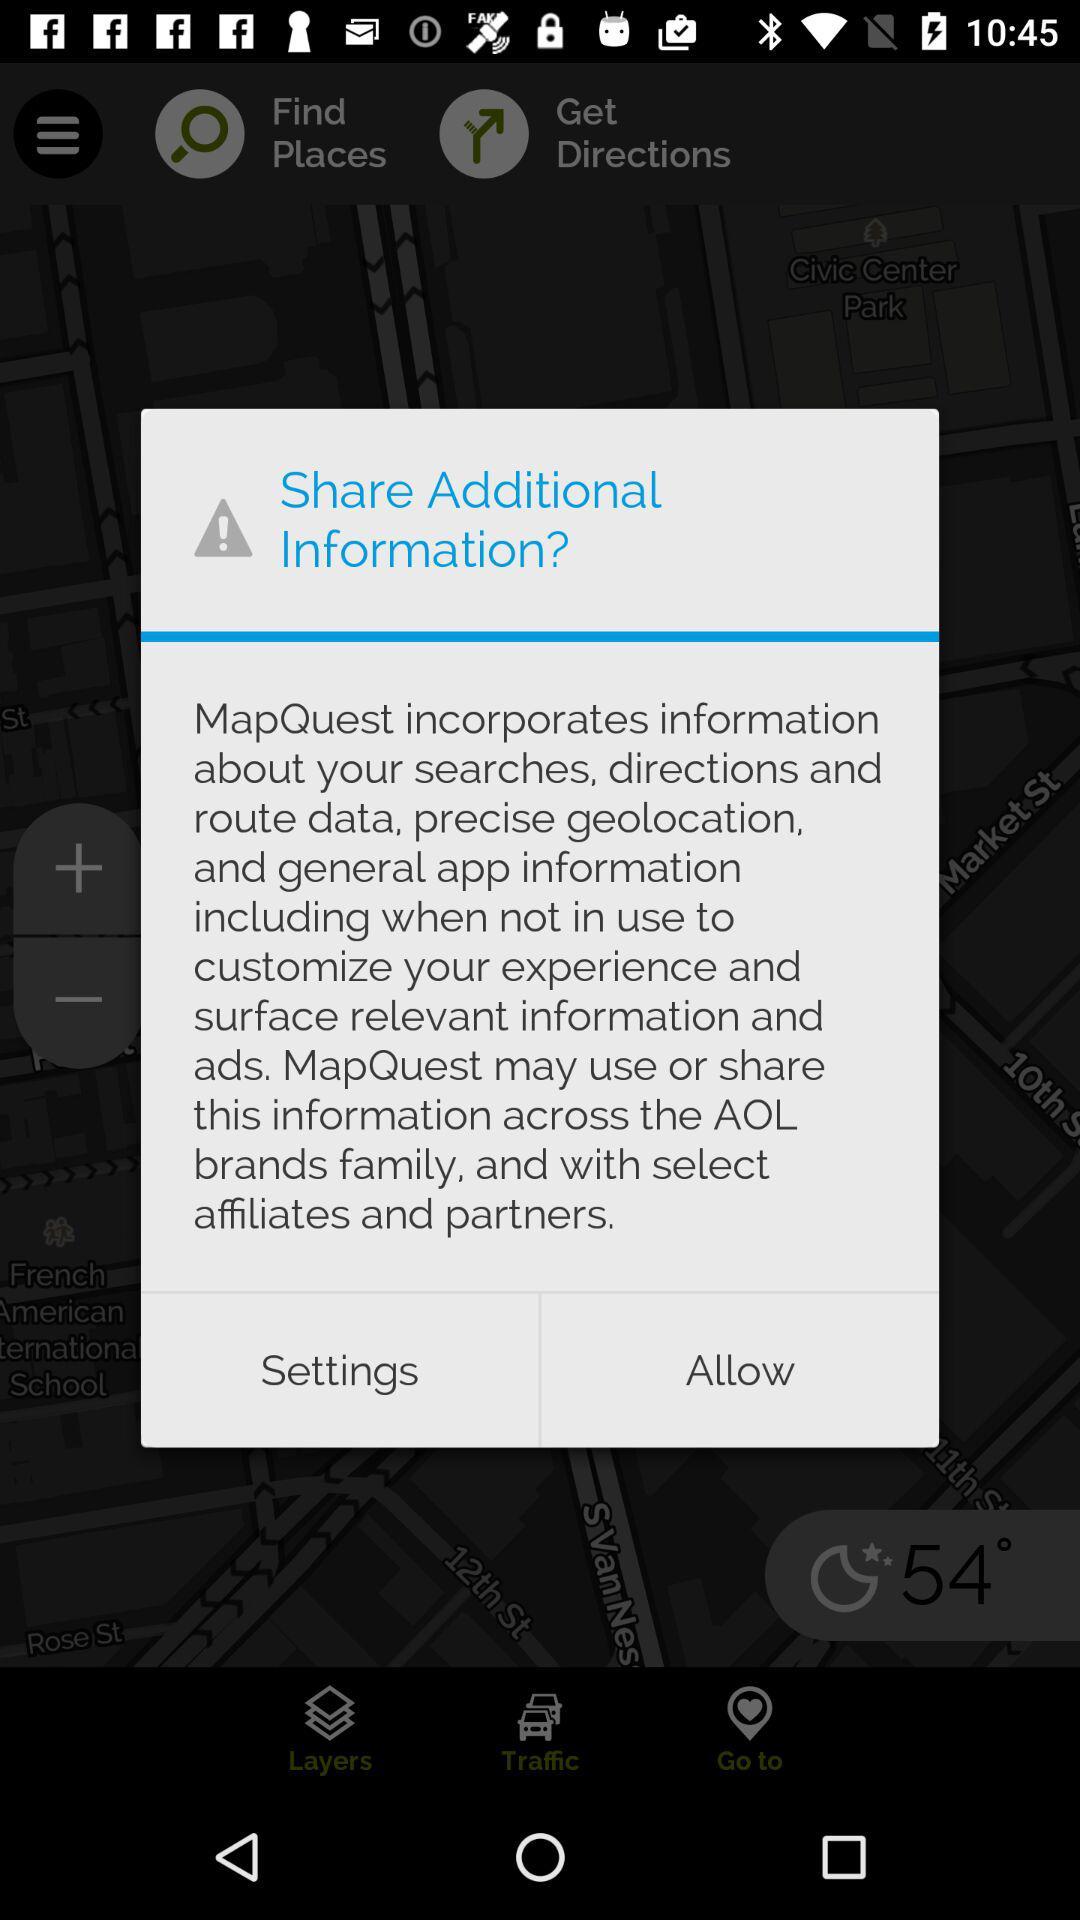 This screenshot has width=1080, height=1920. What do you see at coordinates (740, 1369) in the screenshot?
I see `the allow item` at bounding box center [740, 1369].